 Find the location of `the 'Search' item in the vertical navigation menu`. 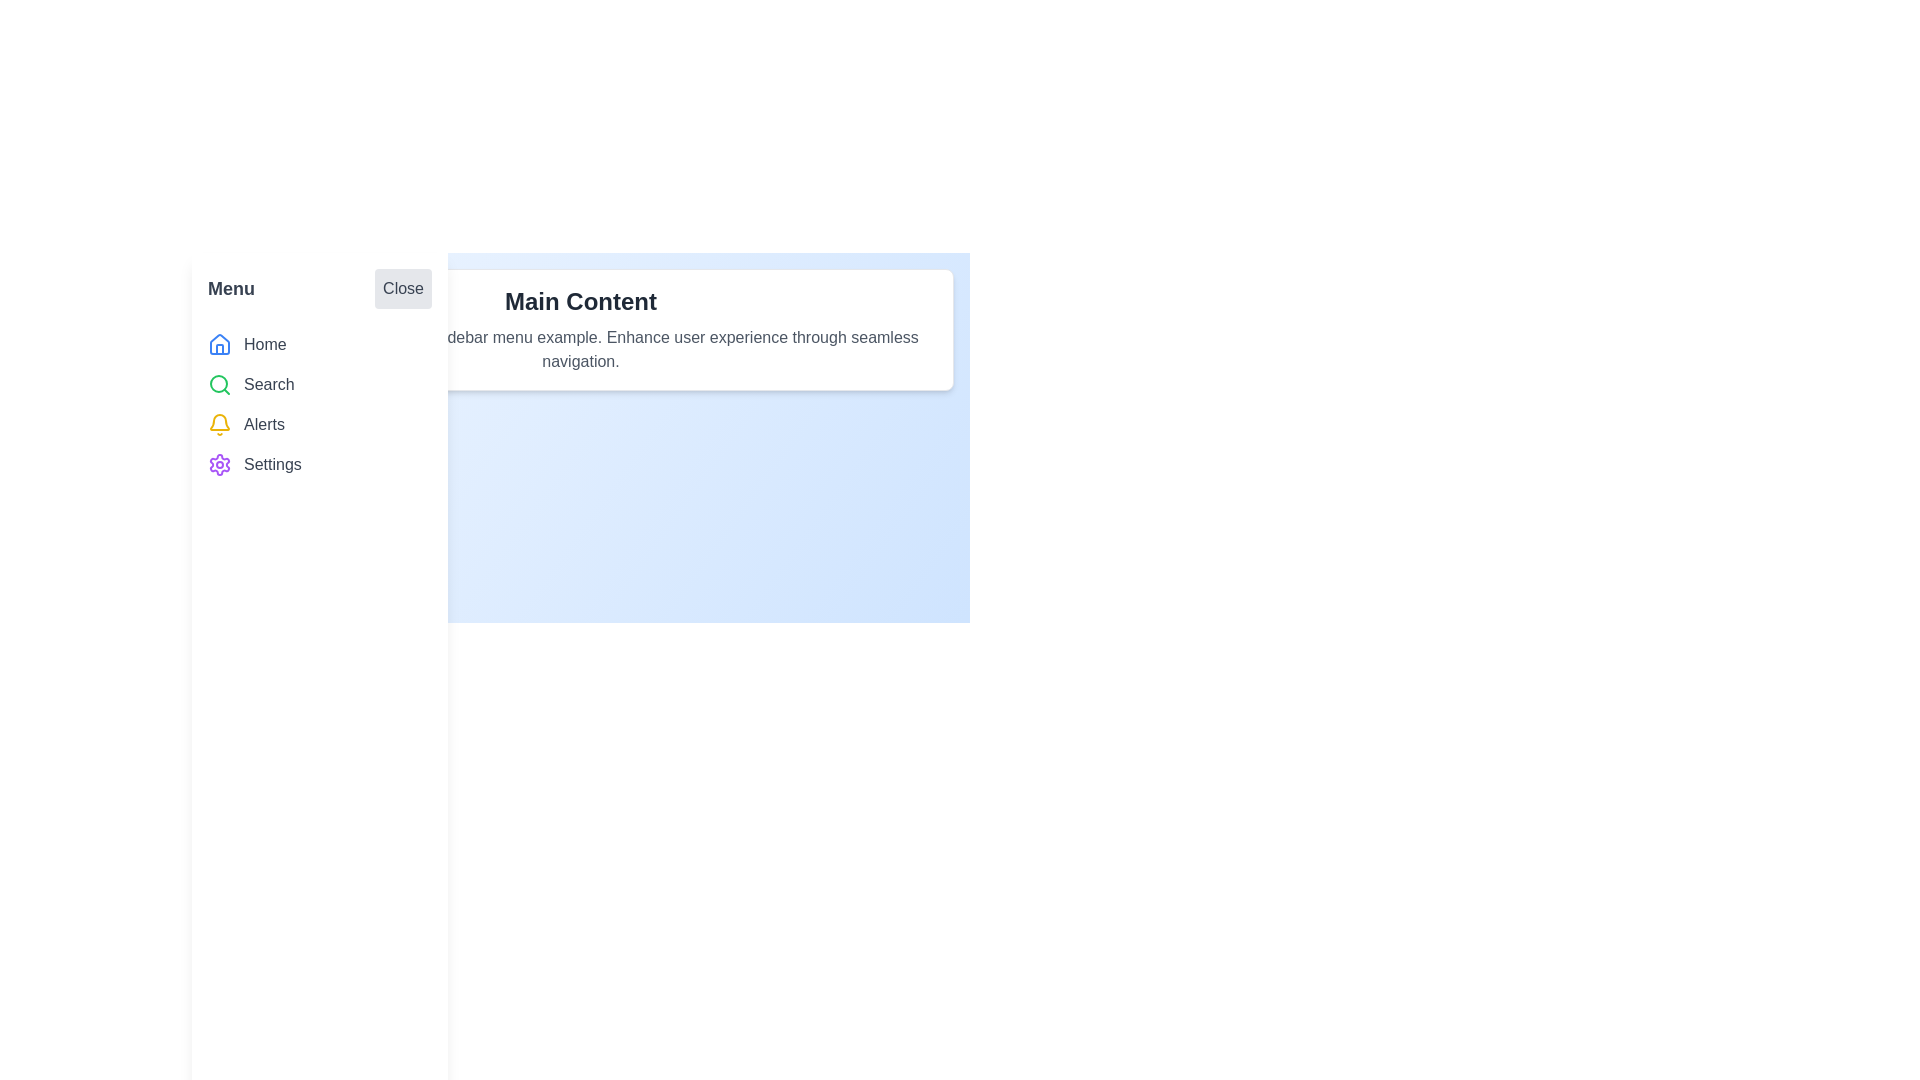

the 'Search' item in the vertical navigation menu is located at coordinates (320, 405).